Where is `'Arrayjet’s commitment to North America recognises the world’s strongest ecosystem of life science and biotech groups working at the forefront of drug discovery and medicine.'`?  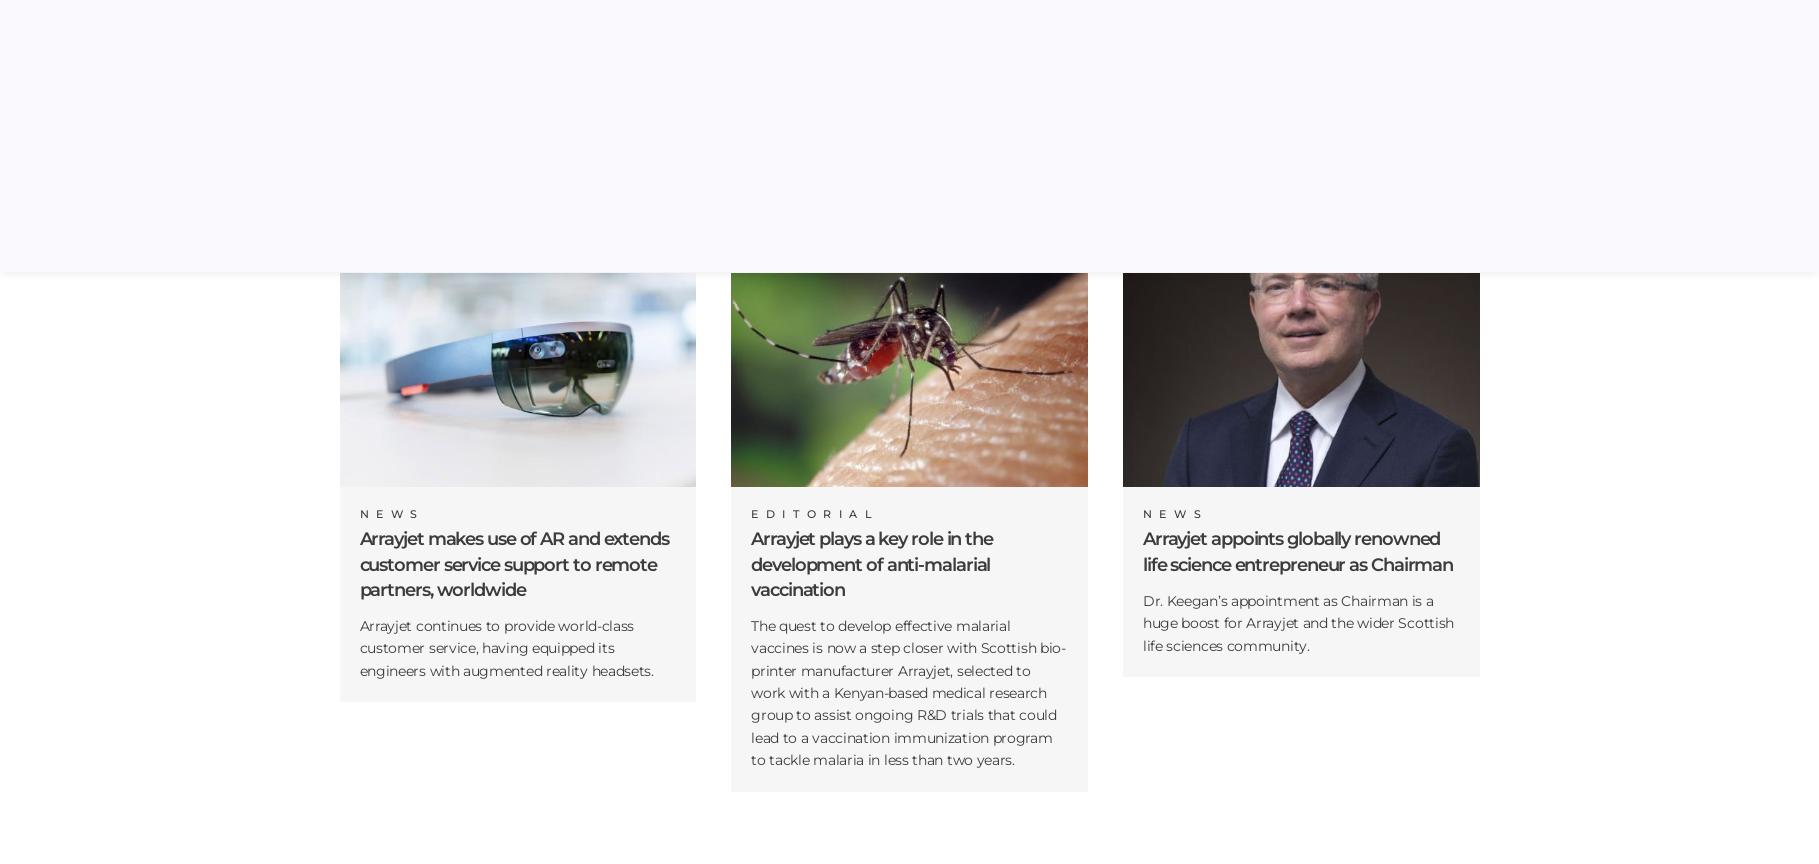 'Arrayjet’s commitment to North America recognises the world’s strongest ecosystem of life science and biotech groups working at the forefront of drug discovery and medicine.' is located at coordinates (516, 146).